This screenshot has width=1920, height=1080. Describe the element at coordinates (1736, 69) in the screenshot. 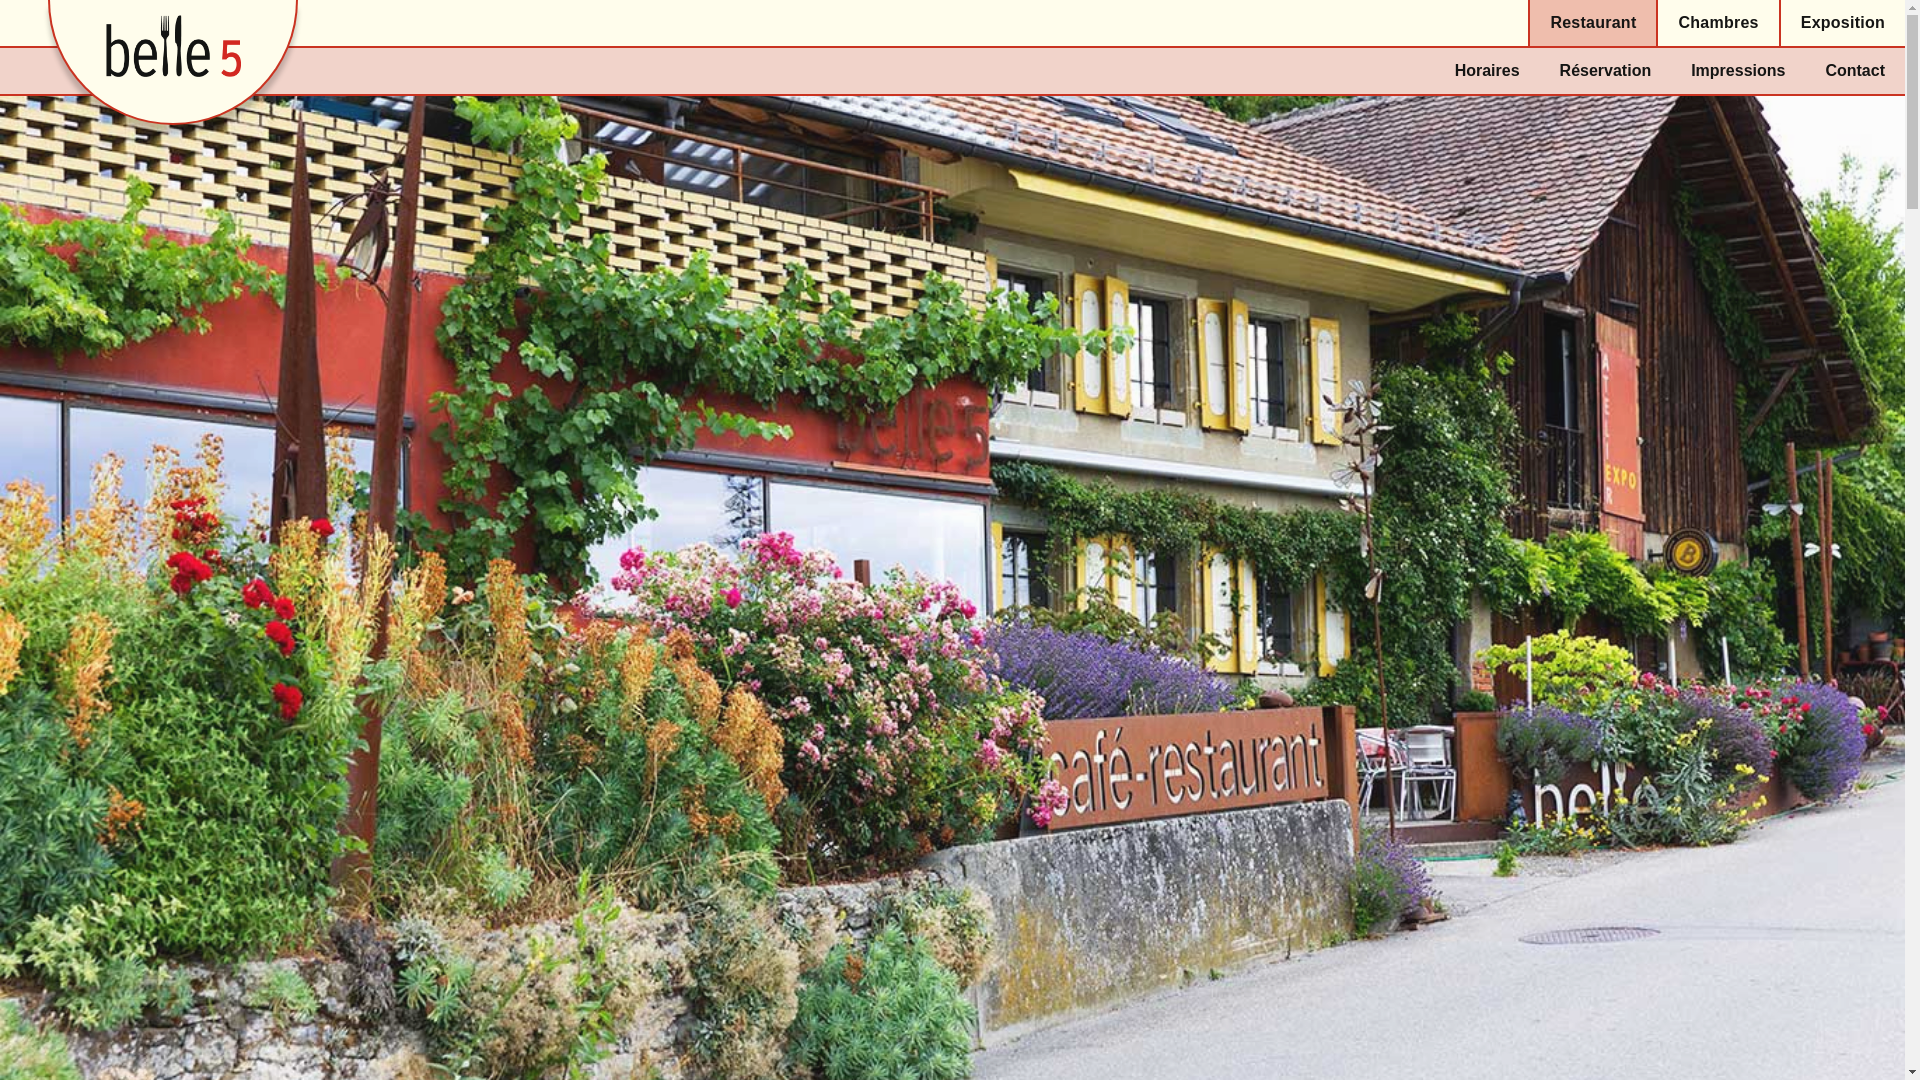

I see `'Impressions'` at that location.